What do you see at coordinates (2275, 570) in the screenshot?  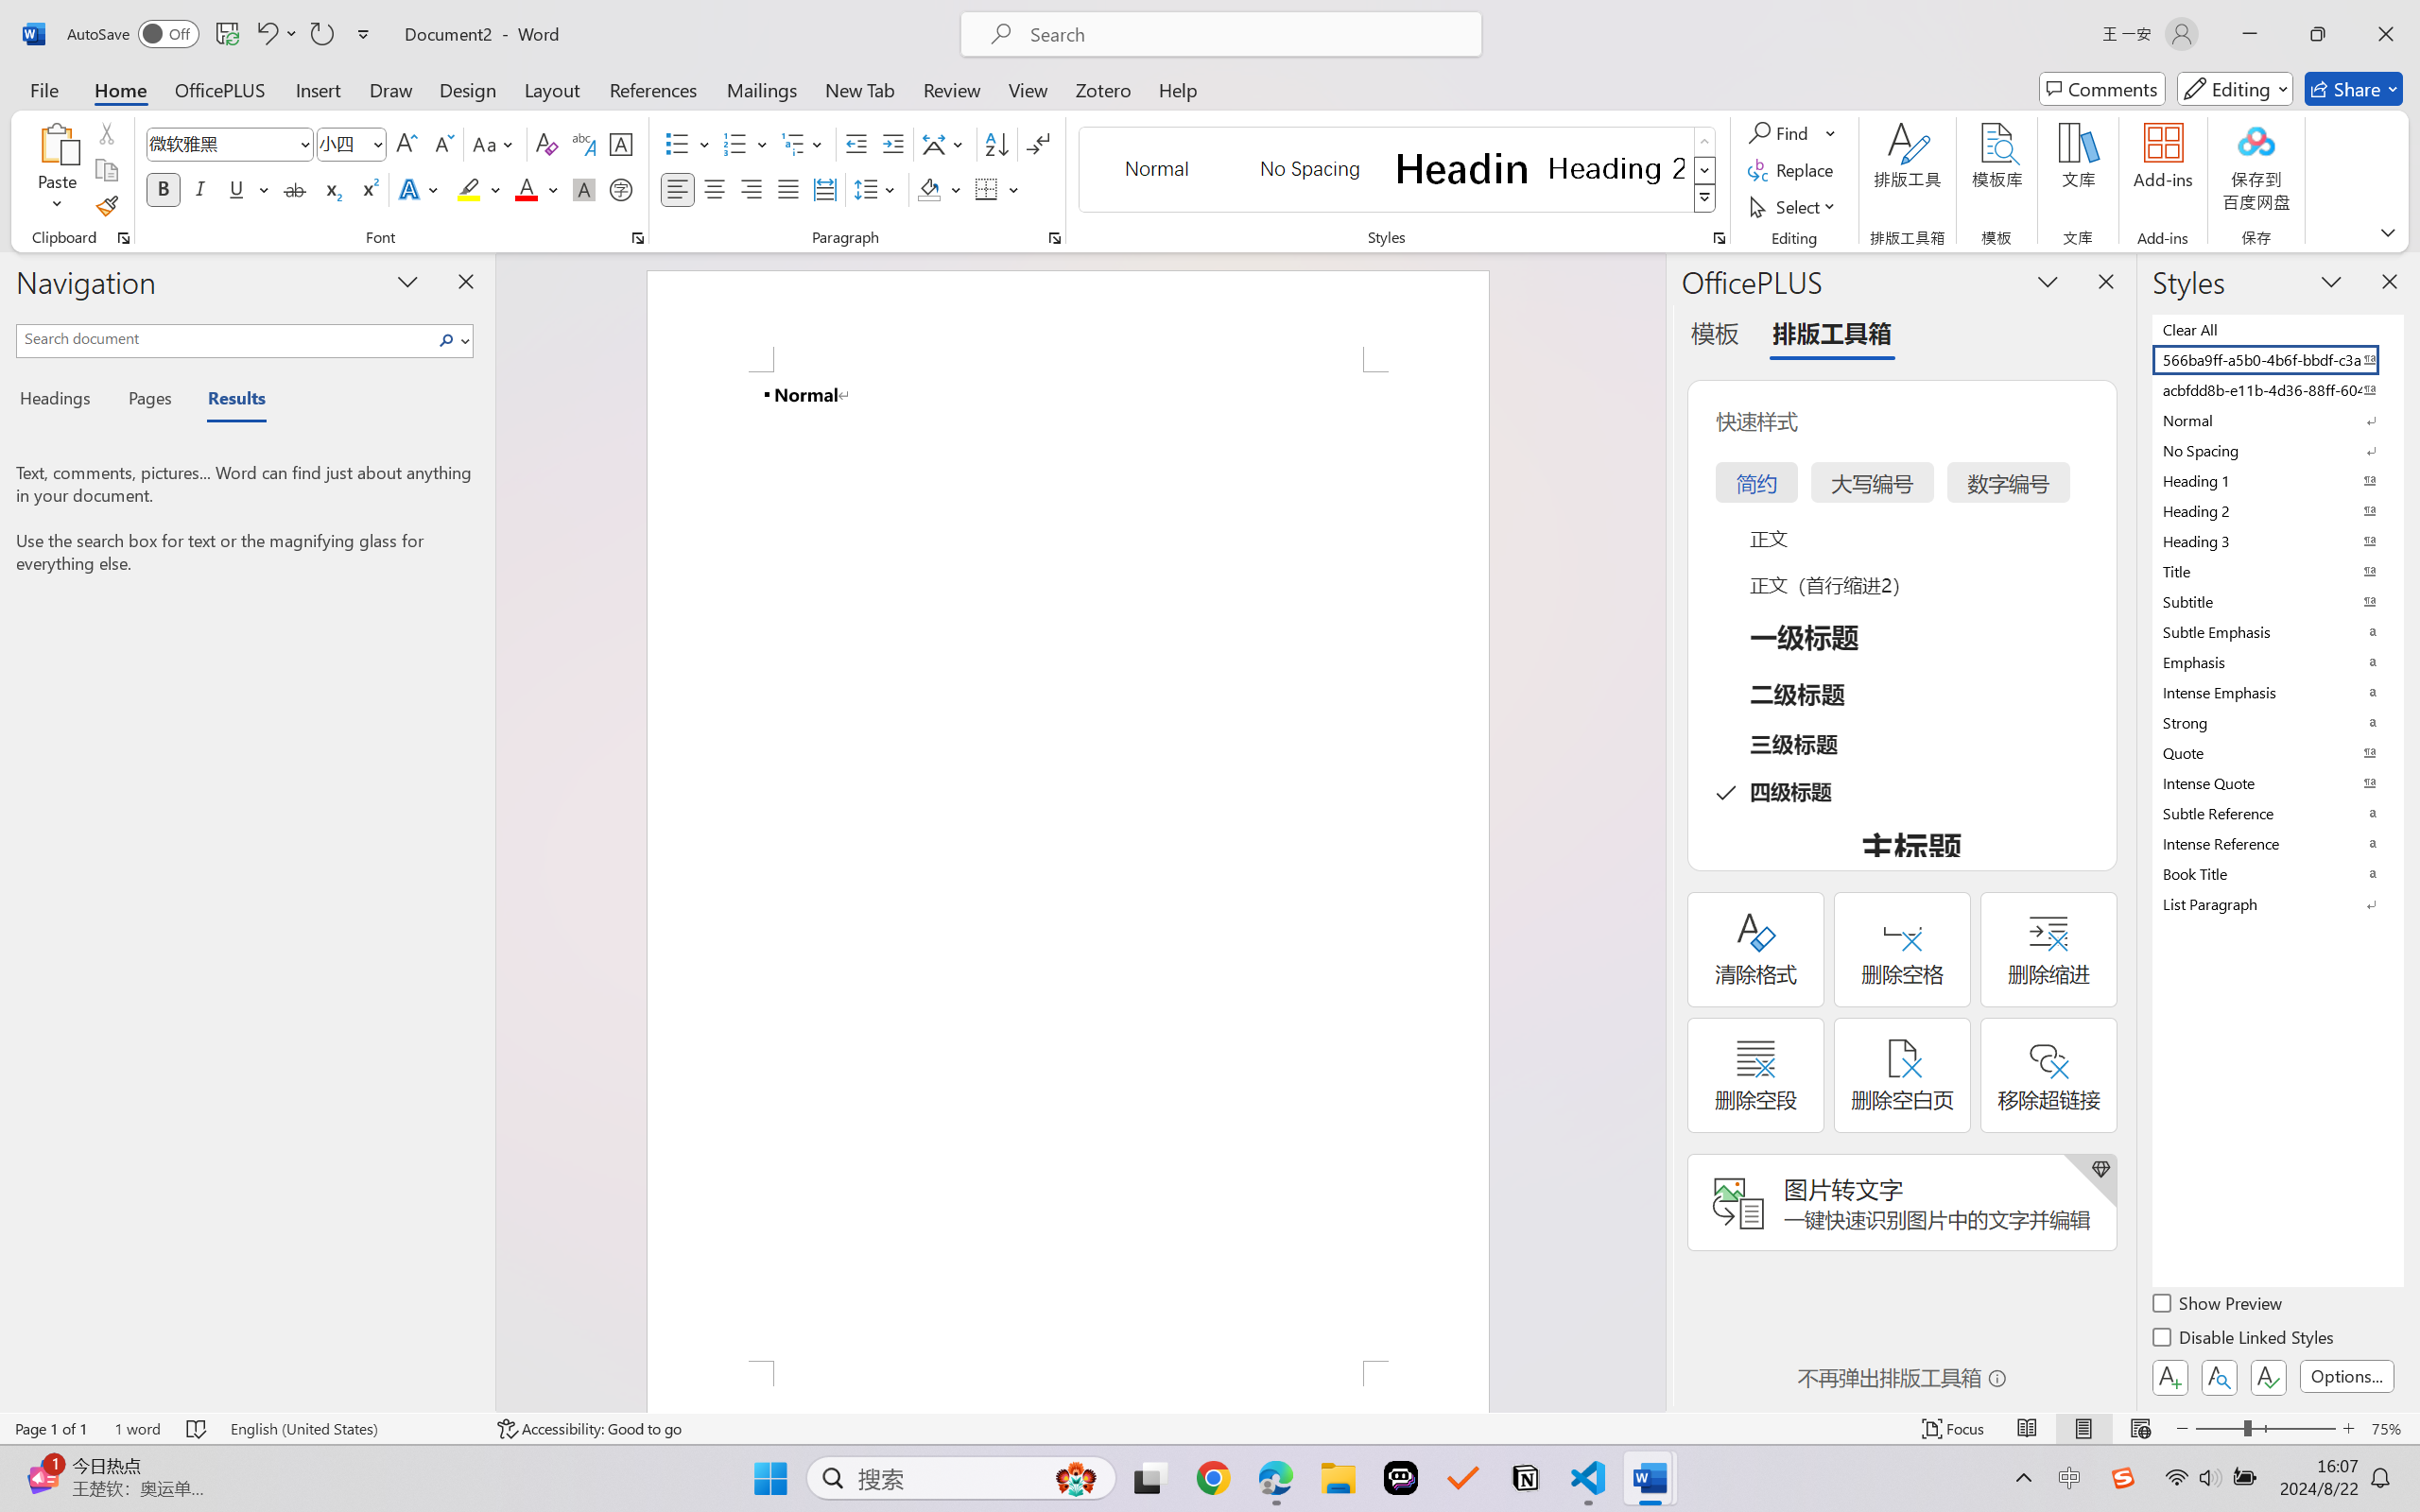 I see `'Title'` at bounding box center [2275, 570].